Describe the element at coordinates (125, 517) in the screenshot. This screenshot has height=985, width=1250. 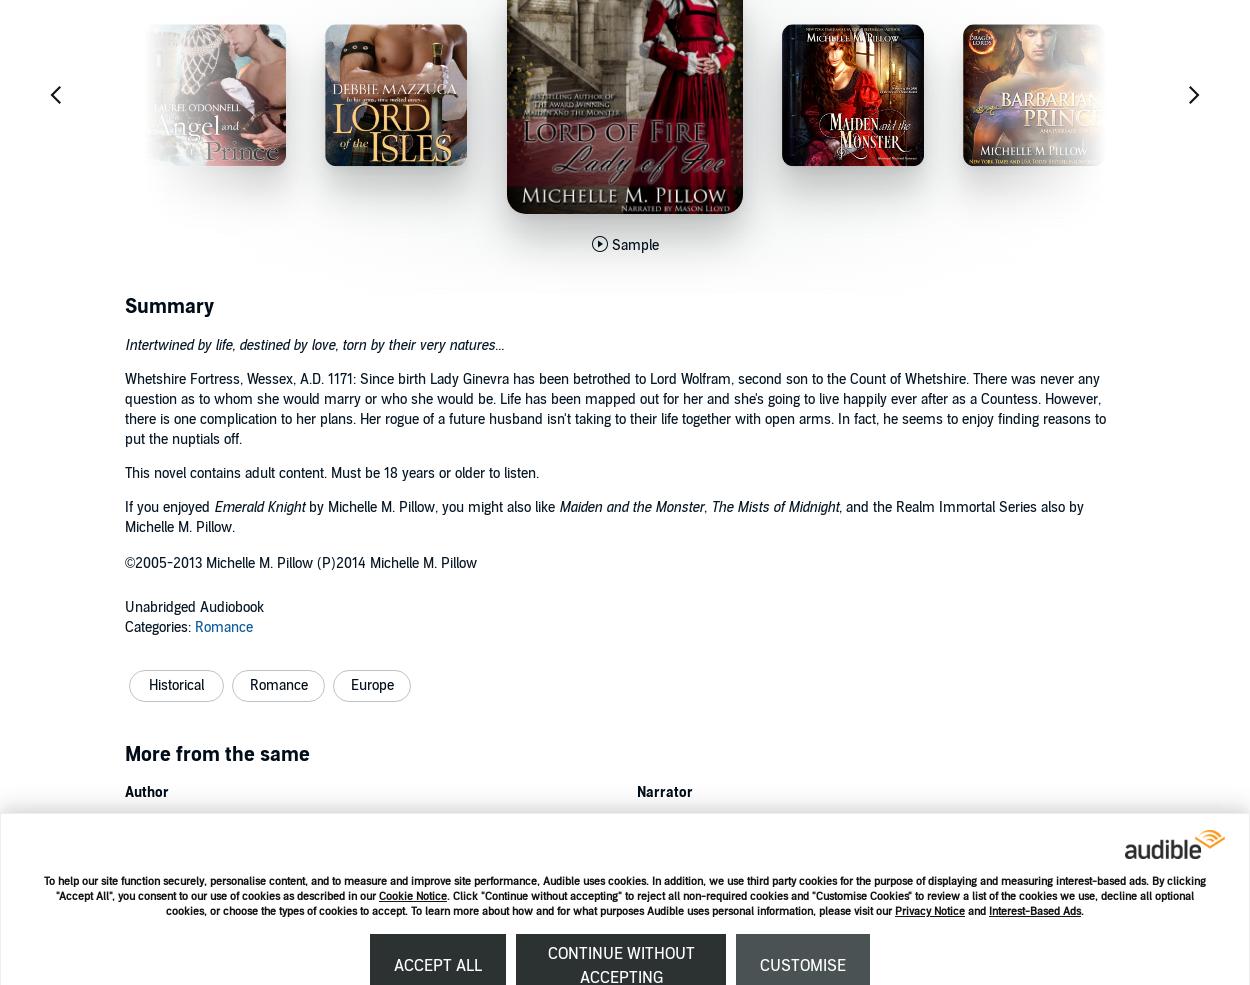
I see `', and the Realm Immortal Series also by Michelle M. Pillow.'` at that location.